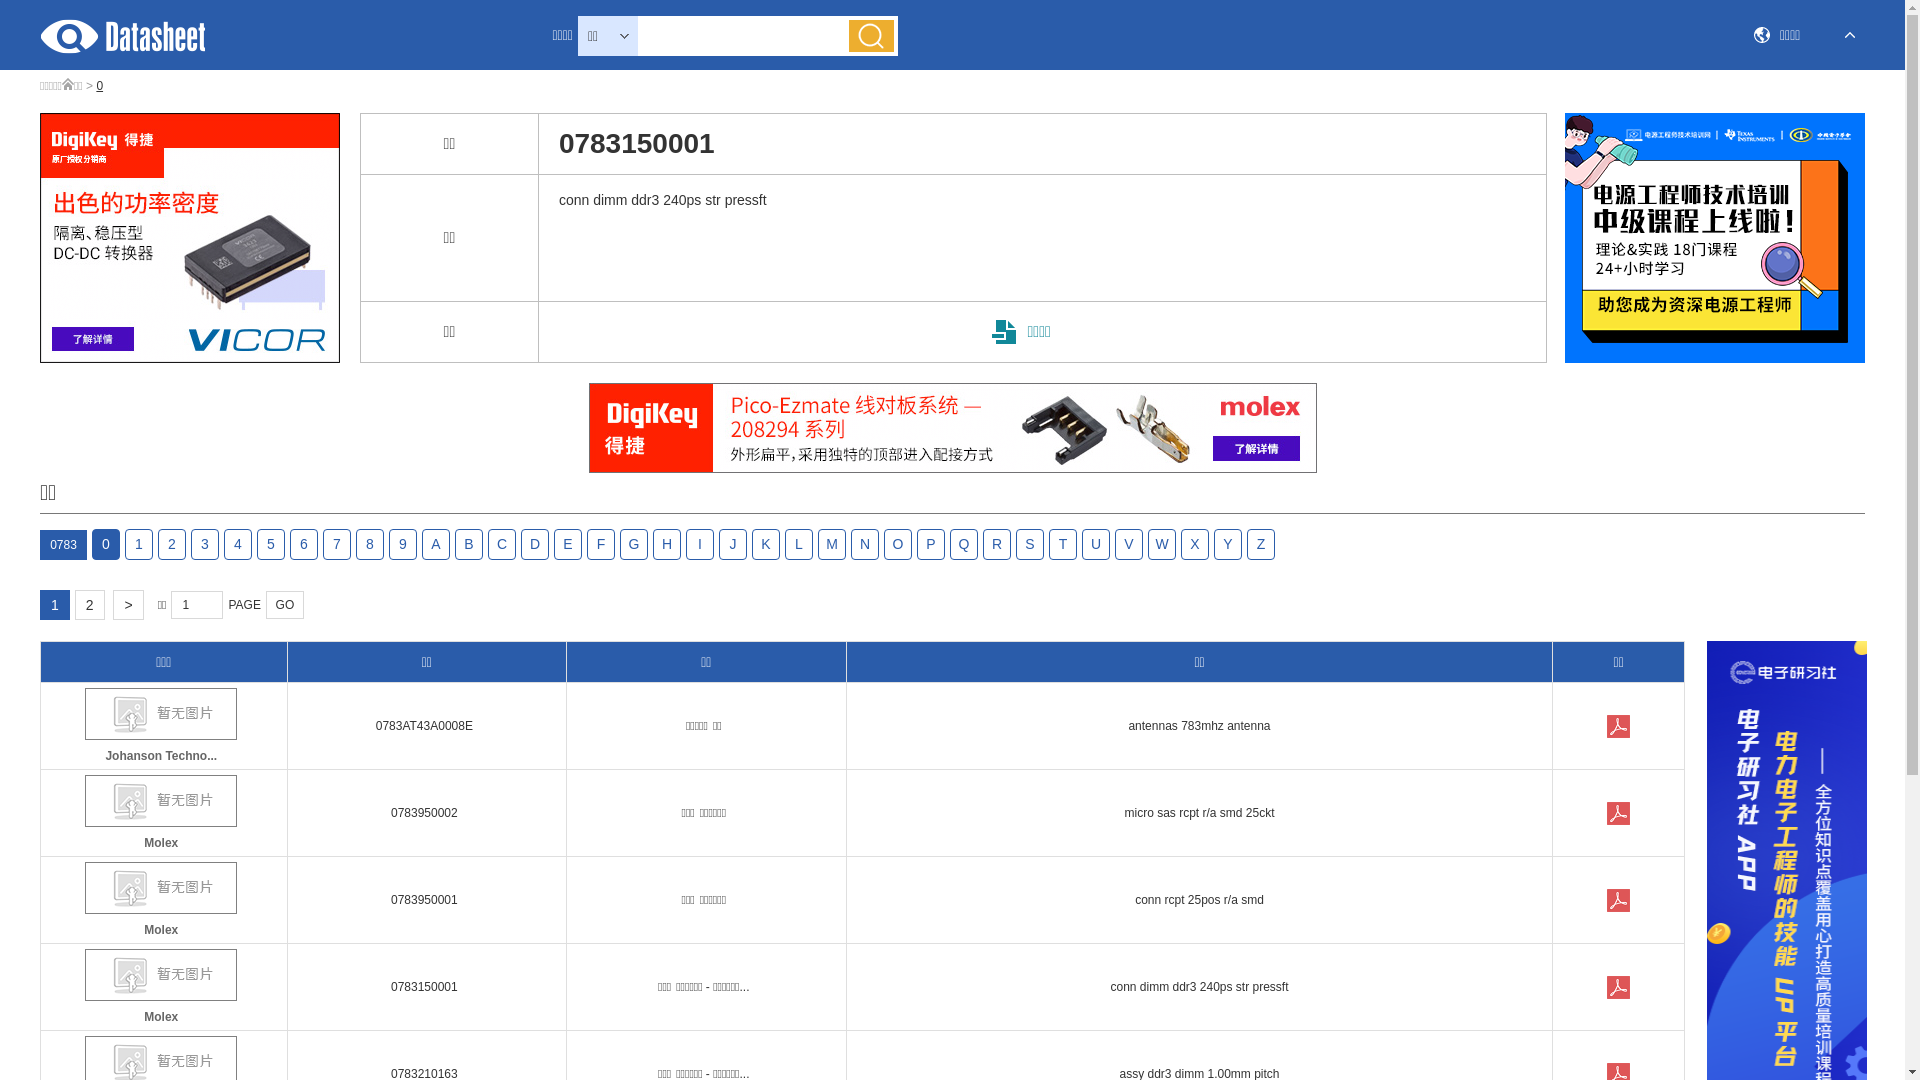 Image resolution: width=1920 pixels, height=1080 pixels. Describe the element at coordinates (599, 544) in the screenshot. I see `'F'` at that location.